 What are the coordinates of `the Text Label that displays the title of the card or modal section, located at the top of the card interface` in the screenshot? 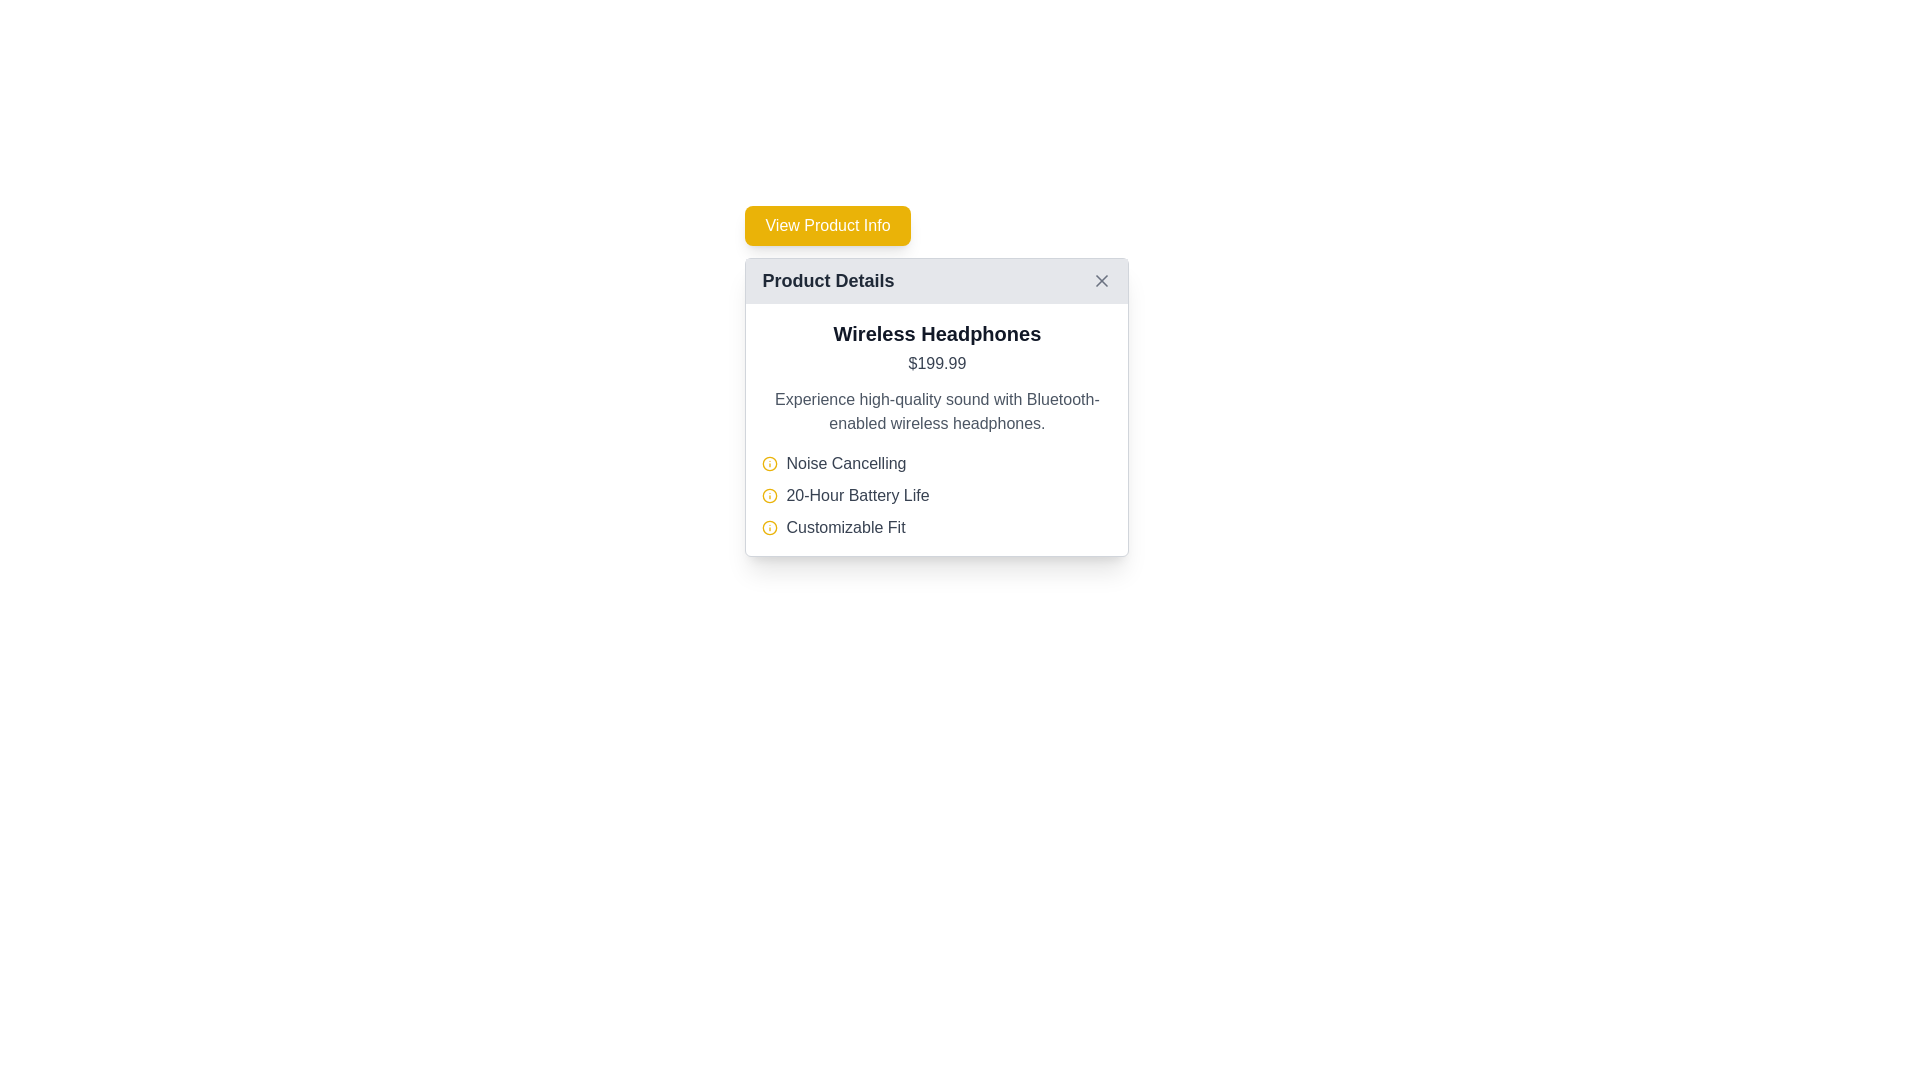 It's located at (828, 281).